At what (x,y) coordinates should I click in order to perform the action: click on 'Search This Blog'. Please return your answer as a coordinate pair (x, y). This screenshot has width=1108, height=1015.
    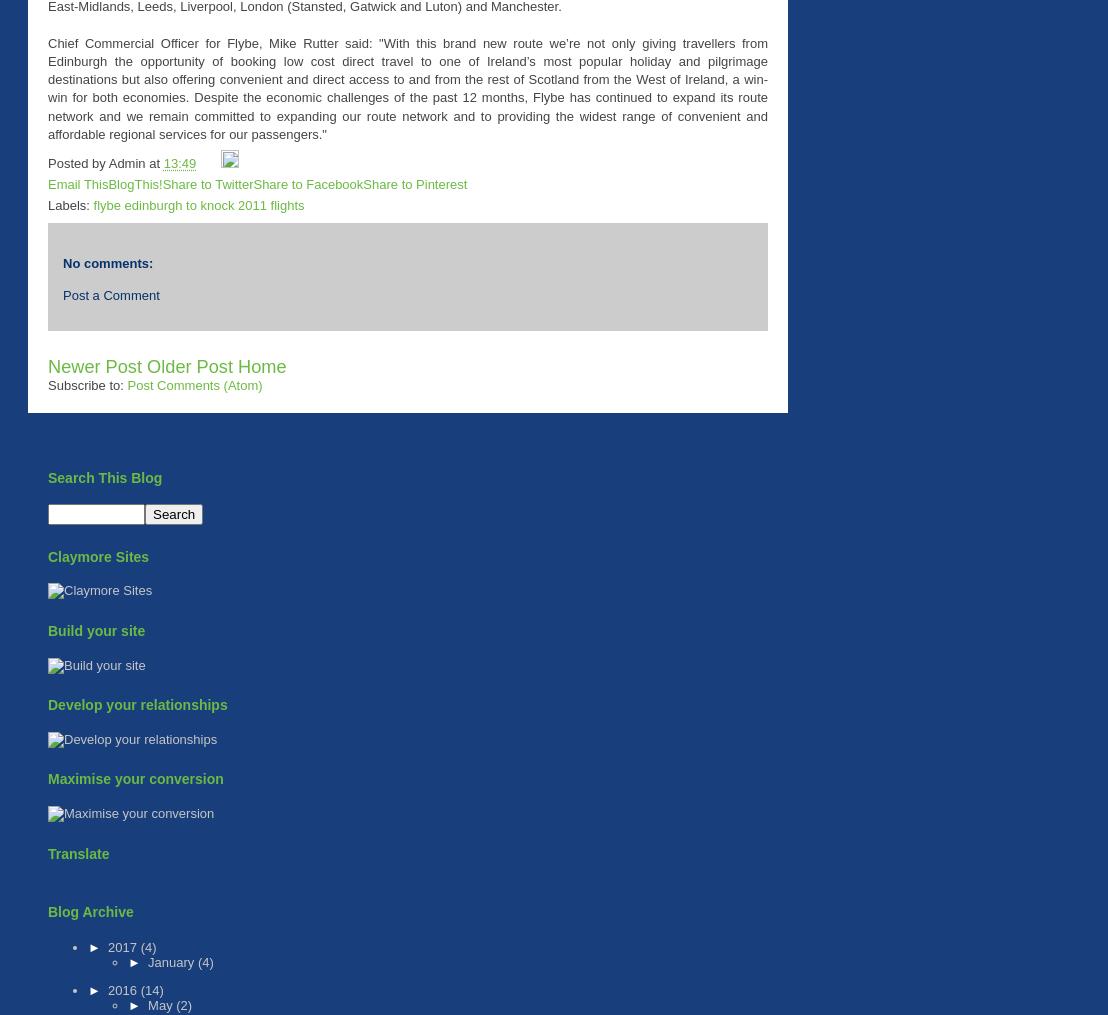
    Looking at the image, I should click on (46, 476).